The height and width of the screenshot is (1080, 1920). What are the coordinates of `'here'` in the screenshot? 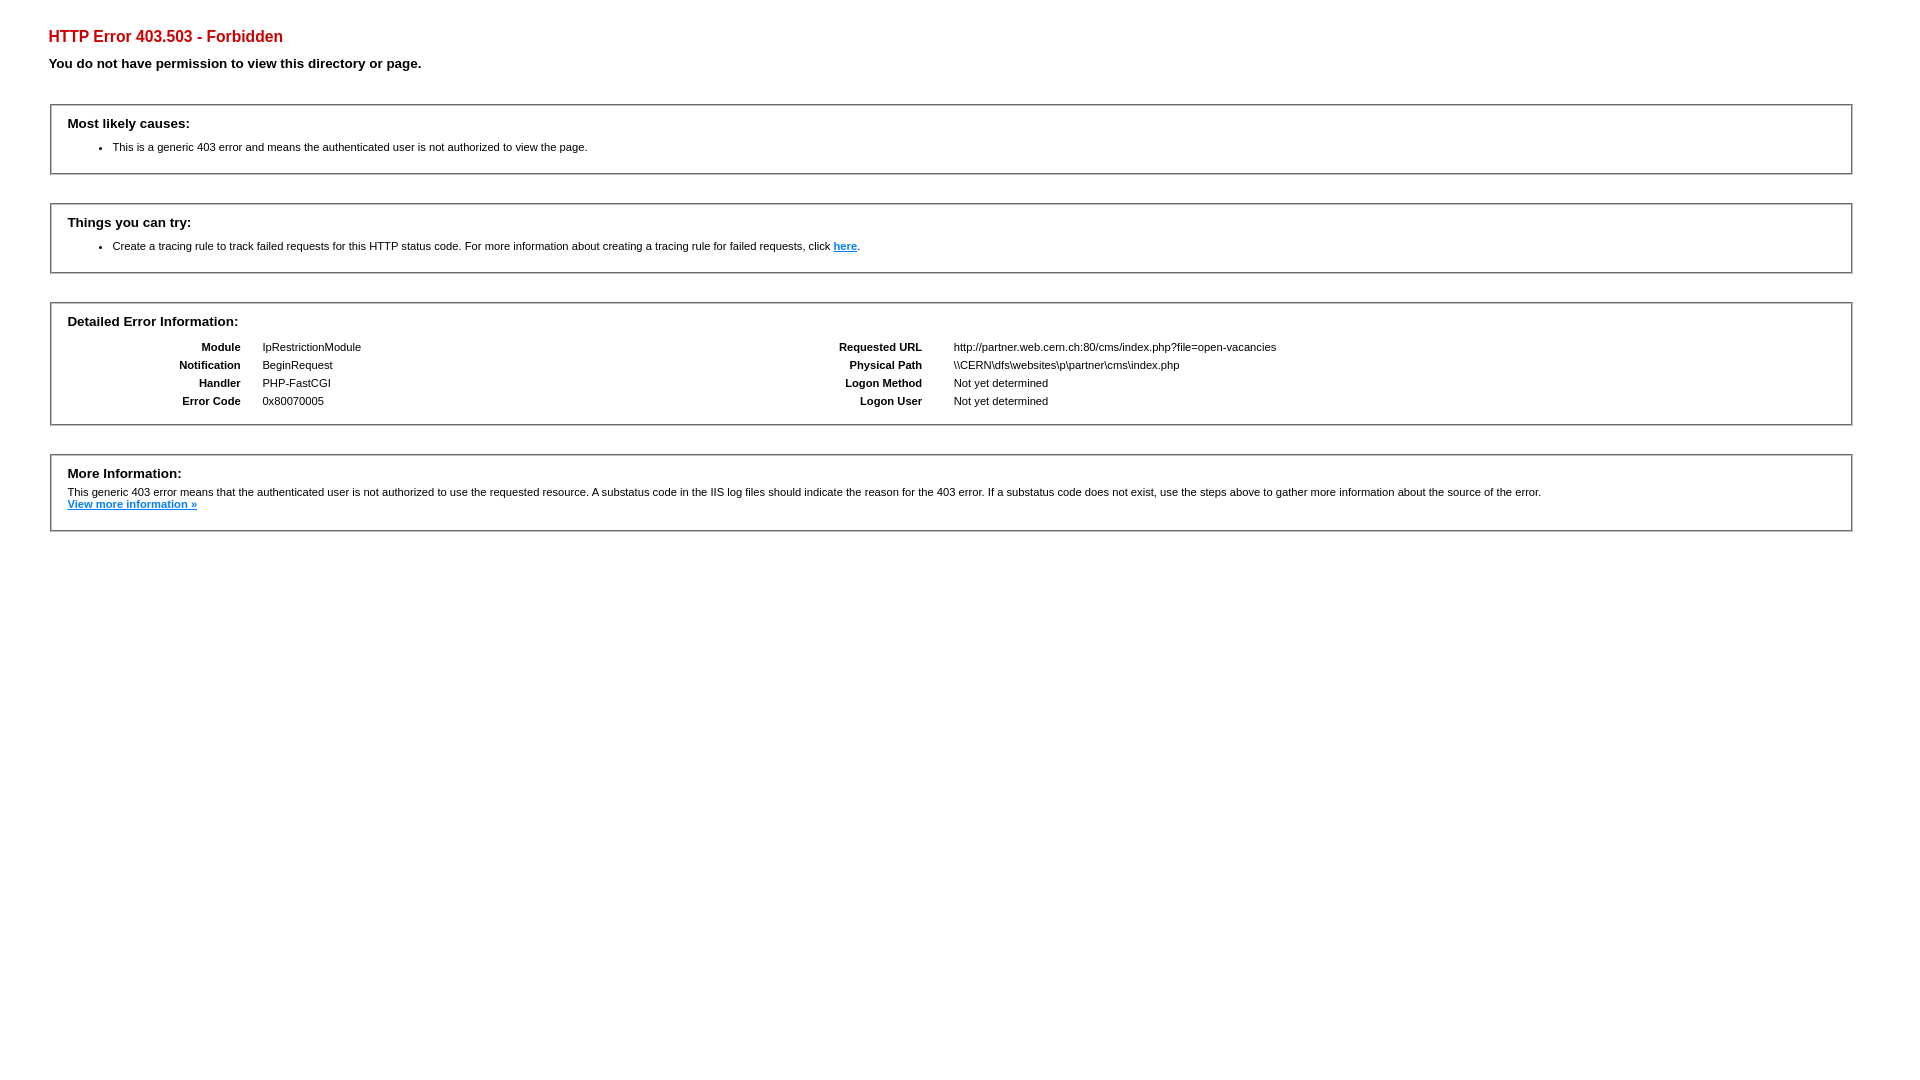 It's located at (844, 245).